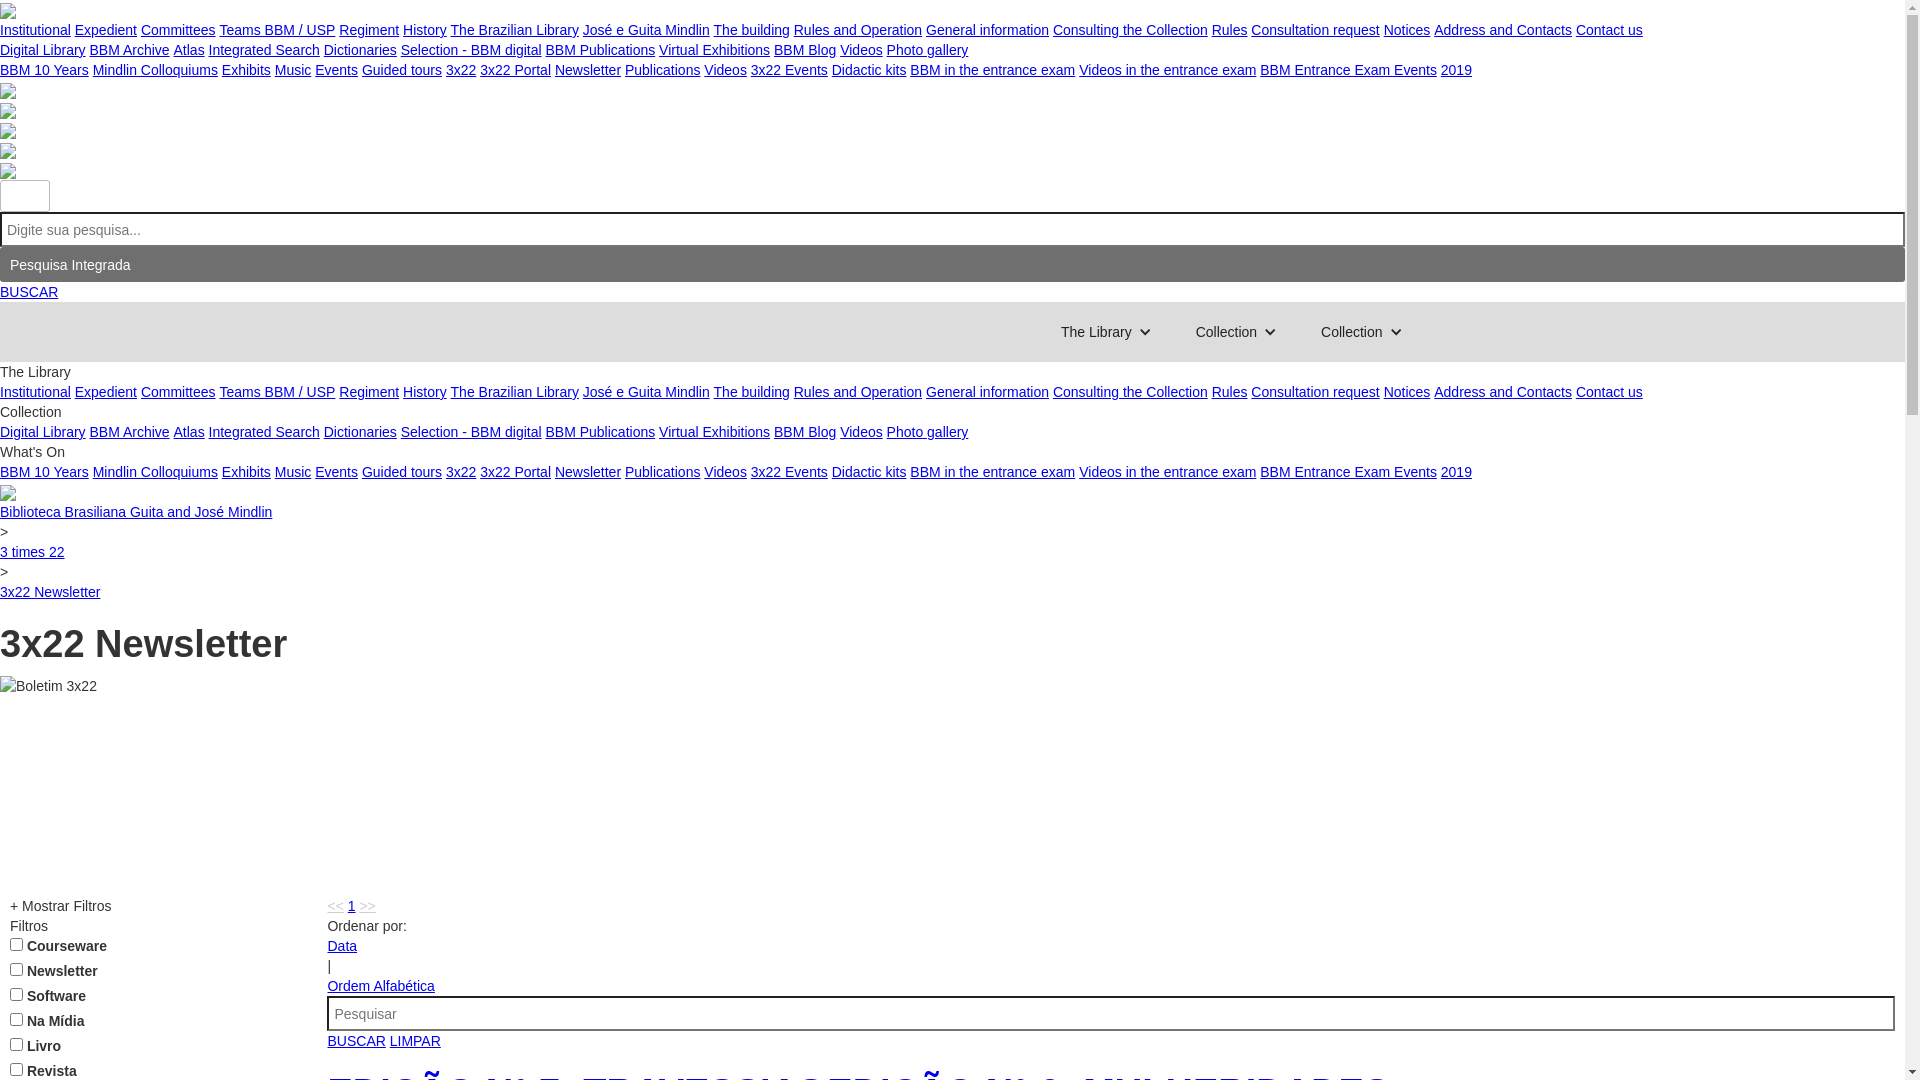 This screenshot has width=1920, height=1080. I want to click on 'Publications', so click(662, 68).